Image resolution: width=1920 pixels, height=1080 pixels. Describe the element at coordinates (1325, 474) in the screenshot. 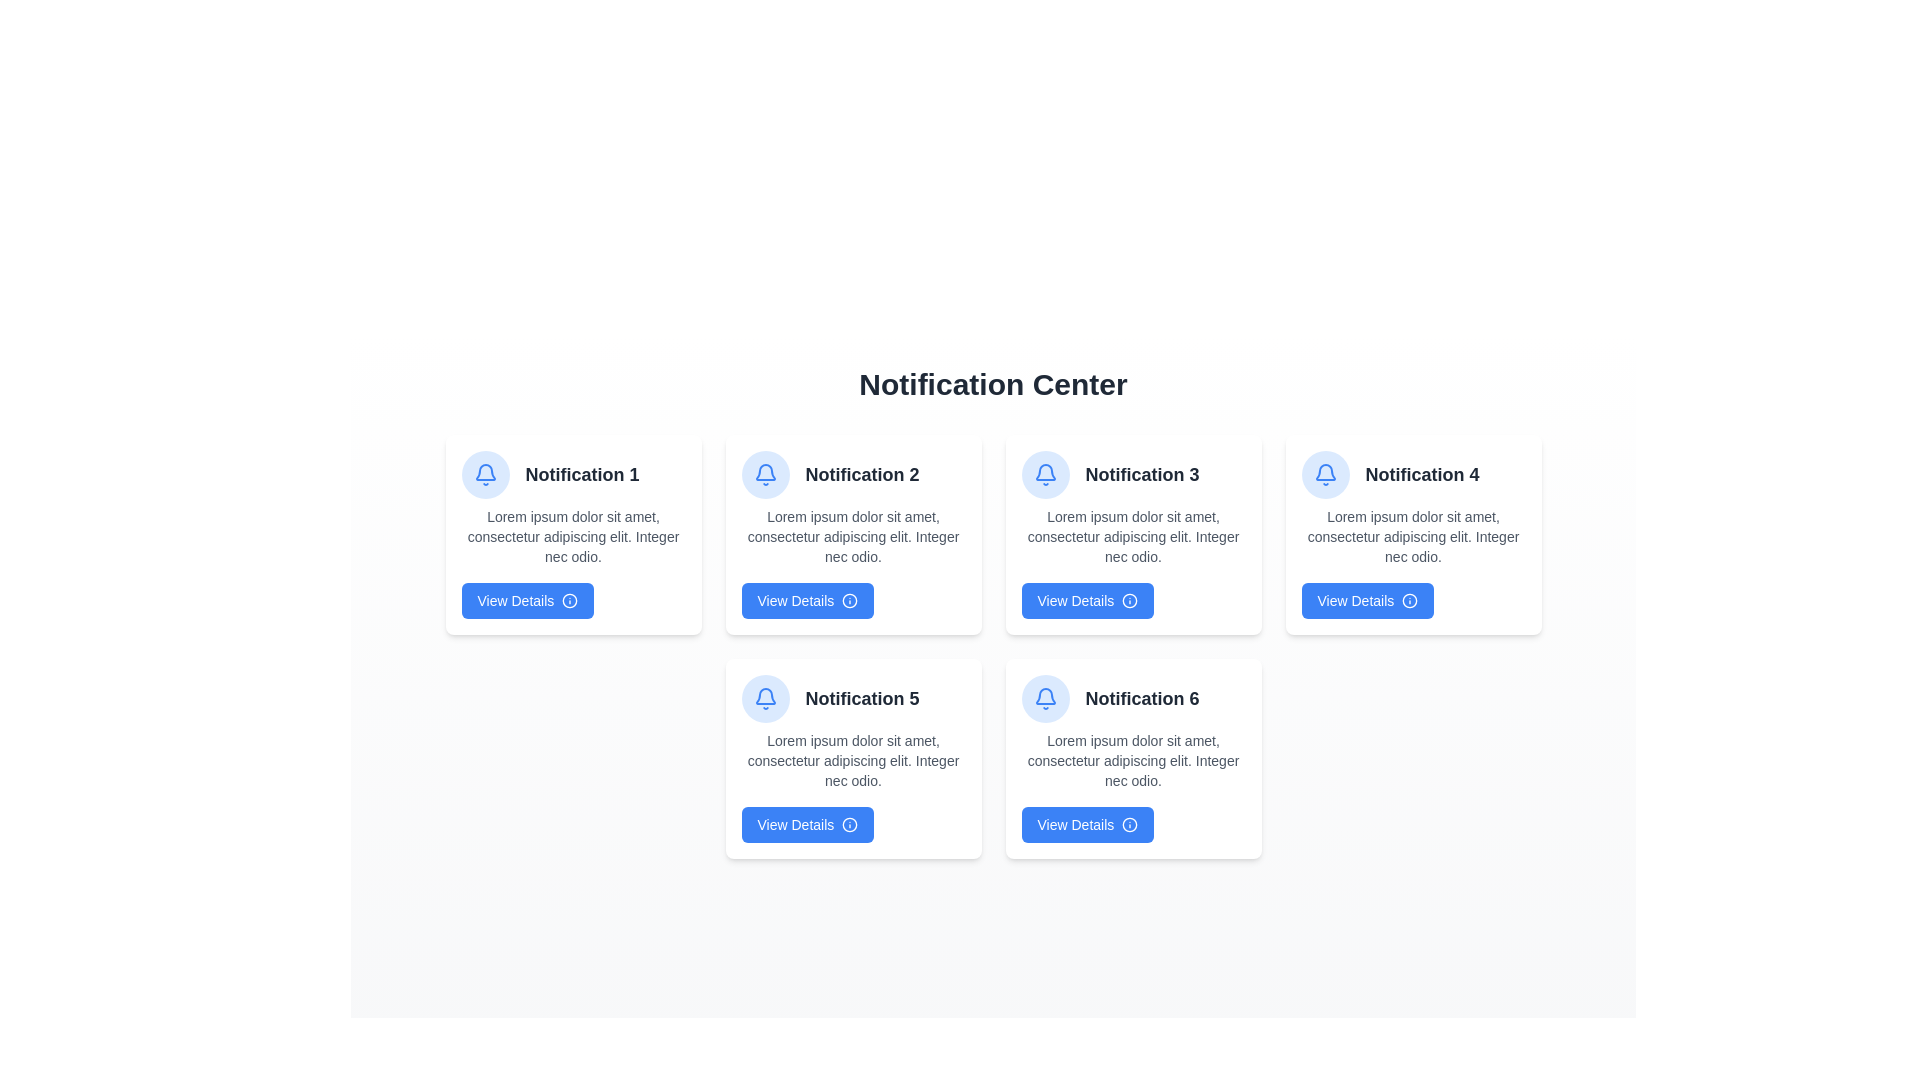

I see `the bell icon representing the notification functionality in the top-left notification box labeled 'Notification 1.'` at that location.